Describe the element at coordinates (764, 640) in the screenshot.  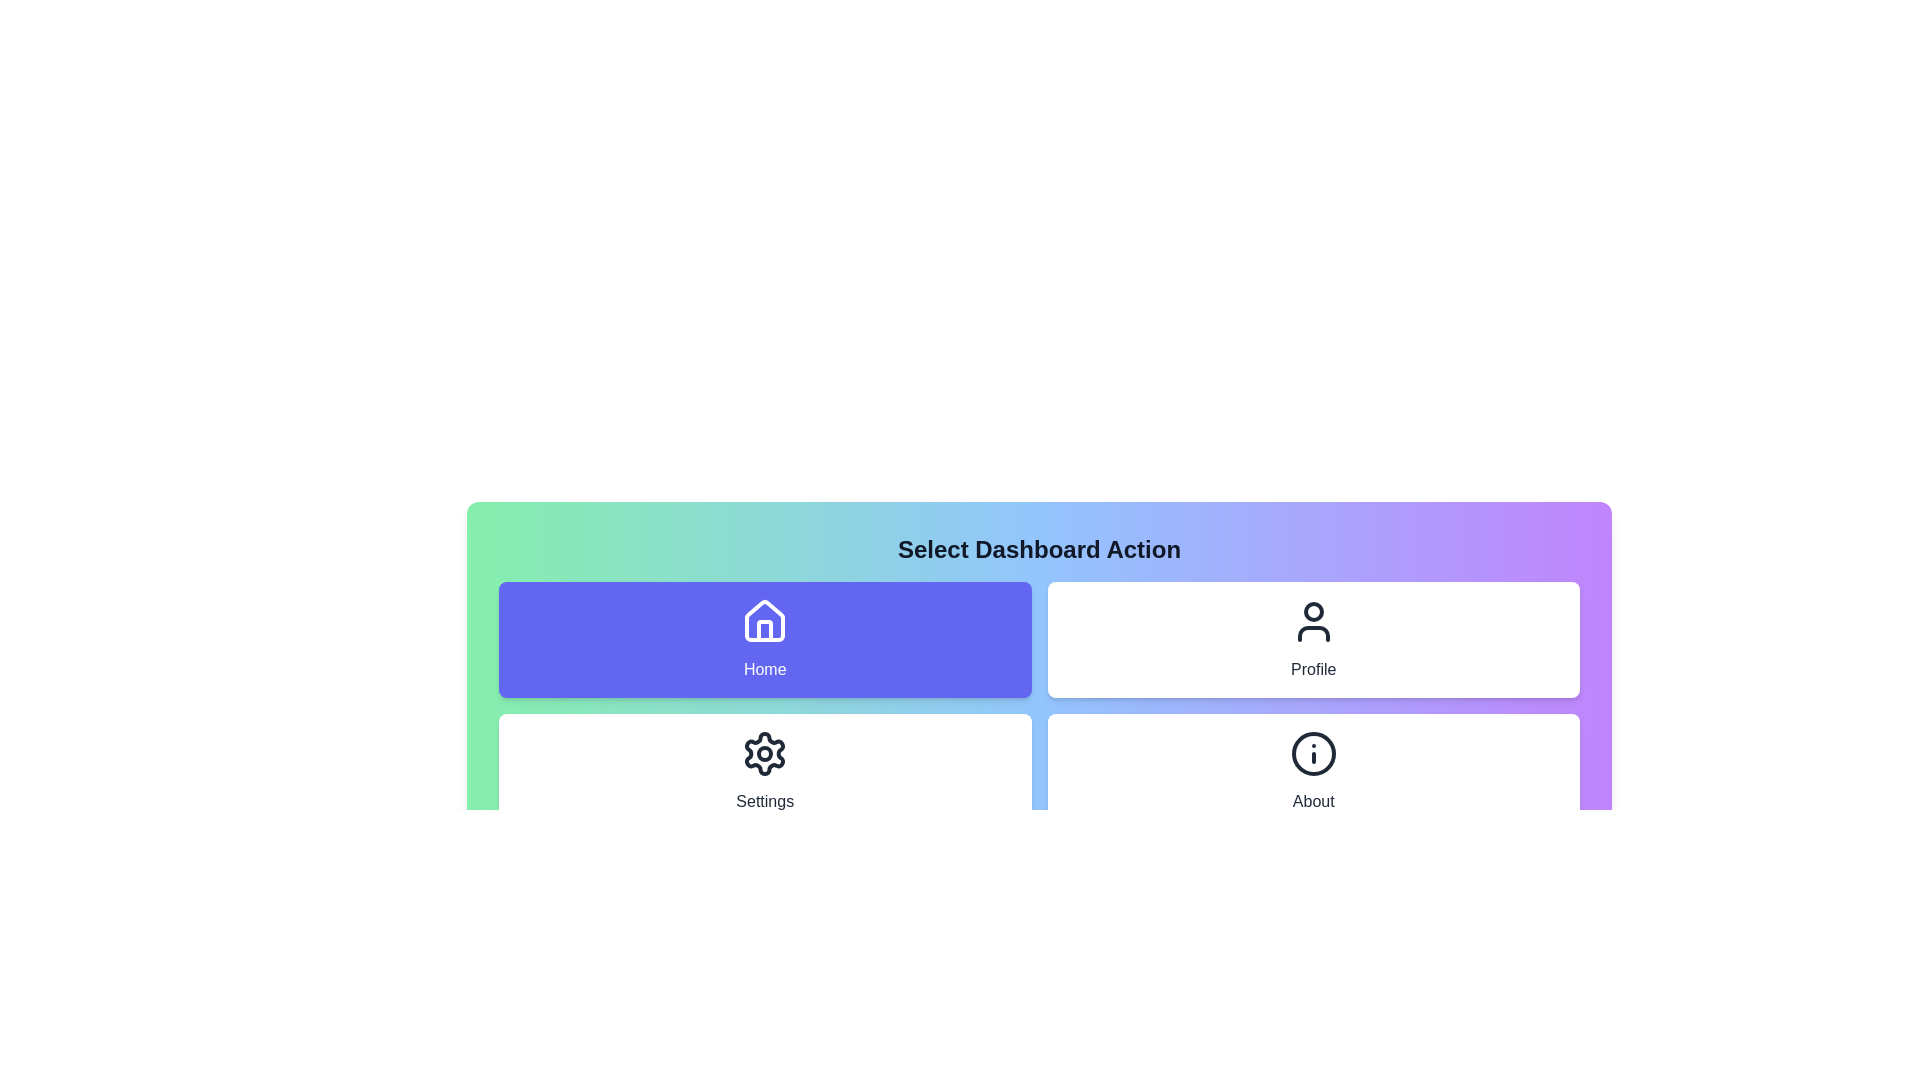
I see `the Home button to select the corresponding dashboard action` at that location.